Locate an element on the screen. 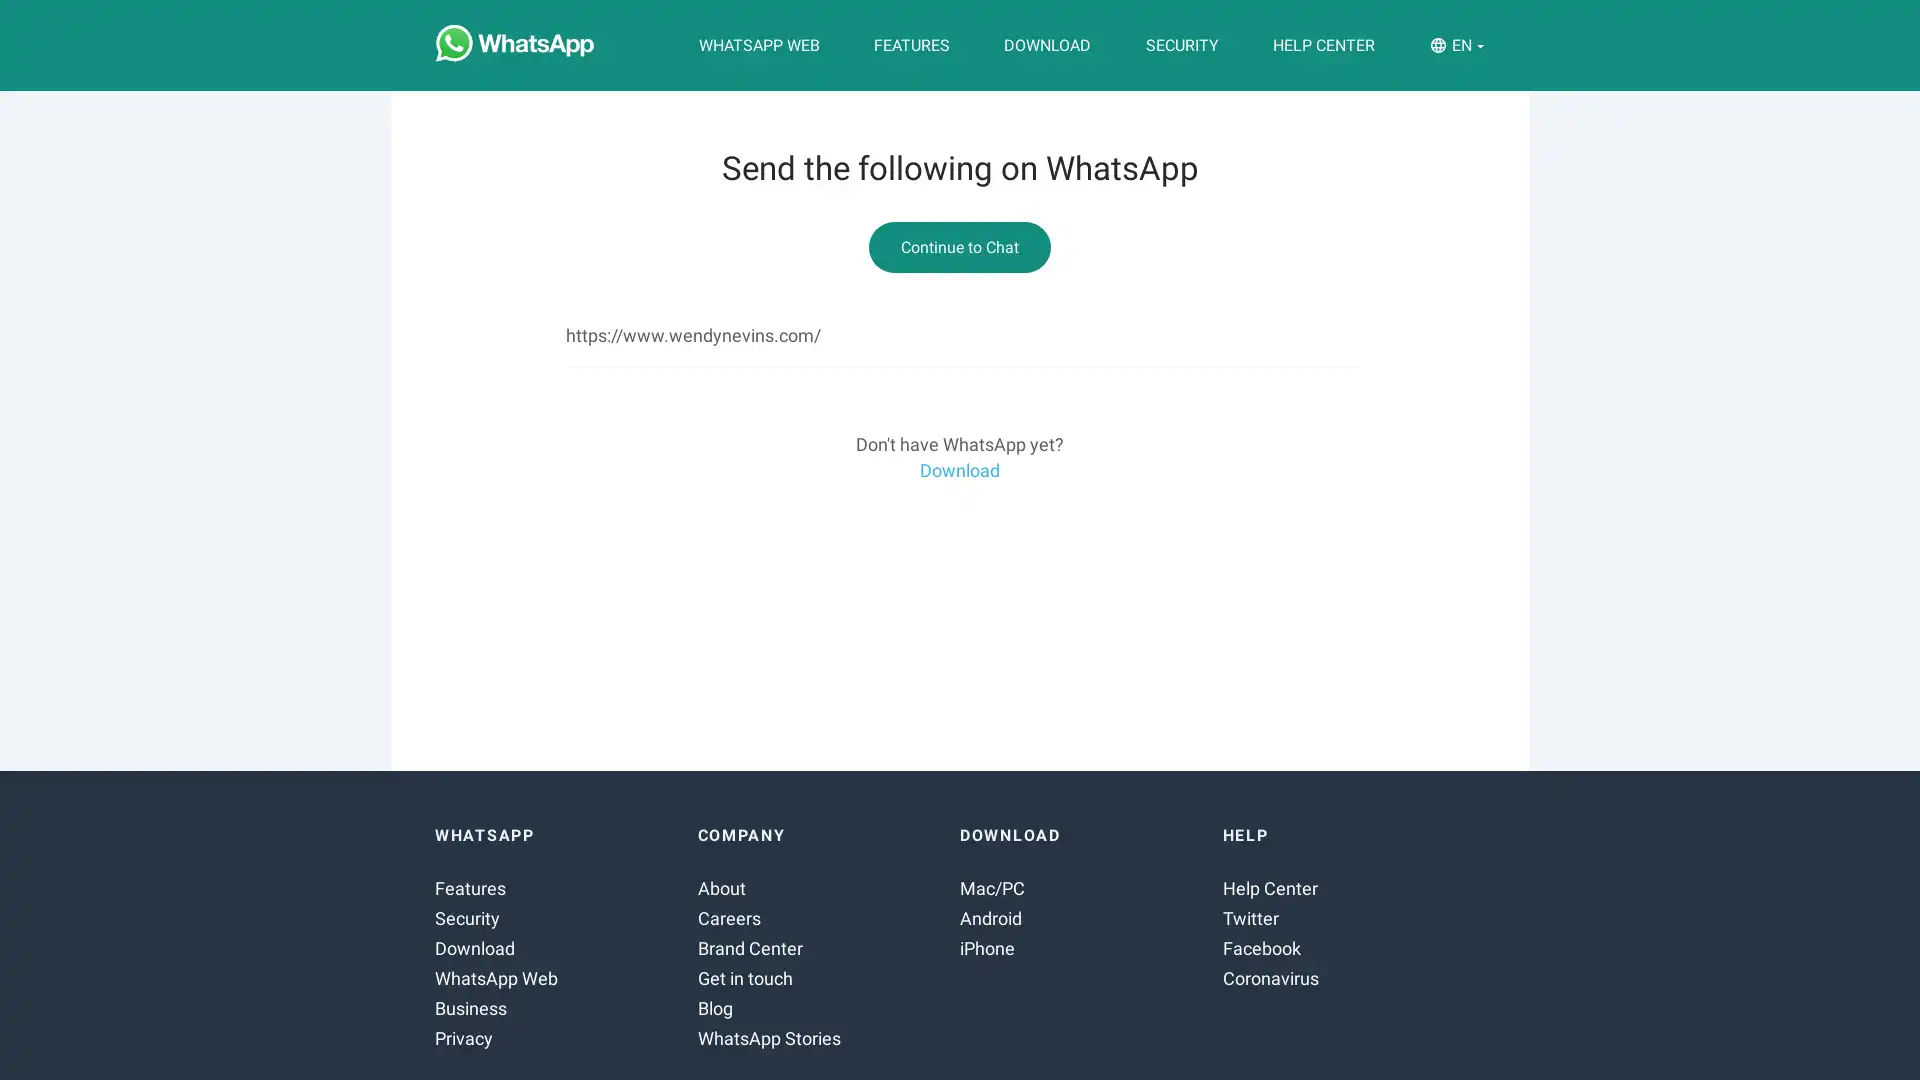 The height and width of the screenshot is (1080, 1920). EN is located at coordinates (1457, 45).